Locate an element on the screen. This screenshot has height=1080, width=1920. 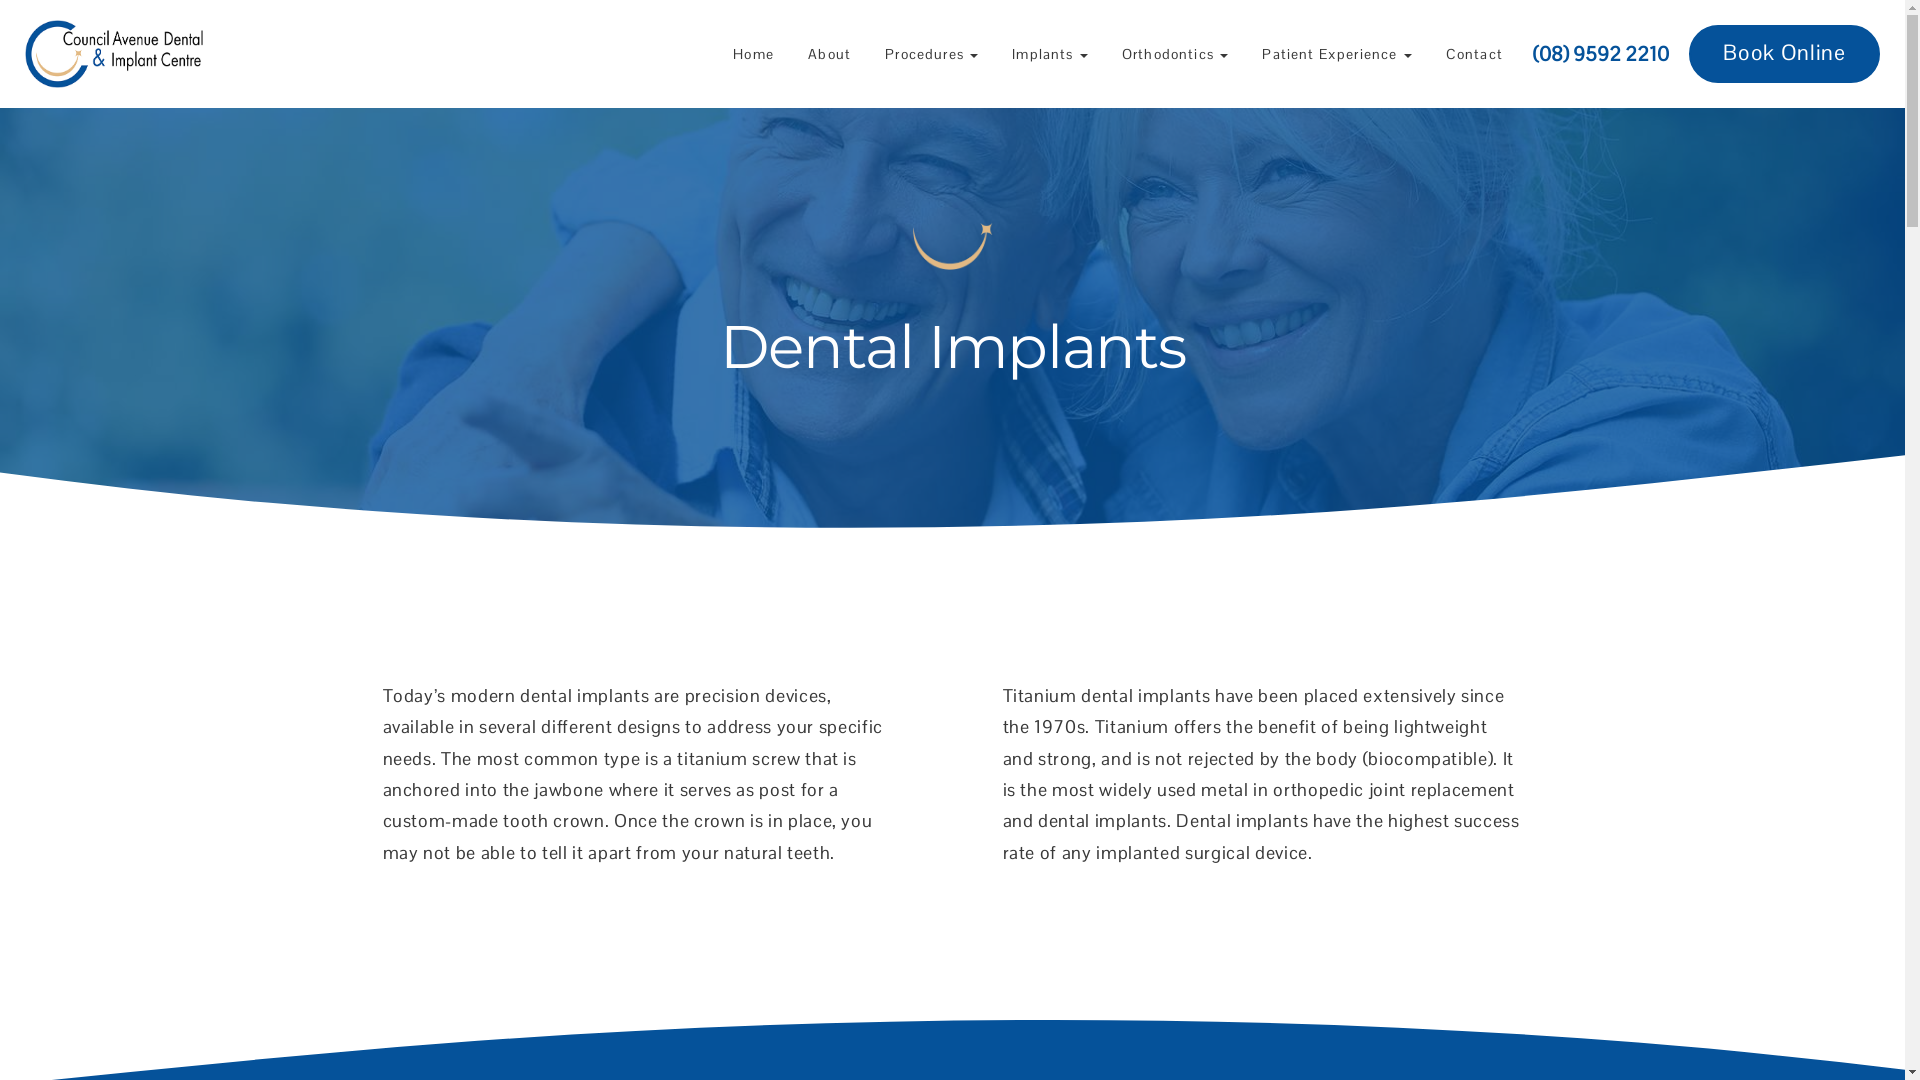
'Book Online' is located at coordinates (1784, 53).